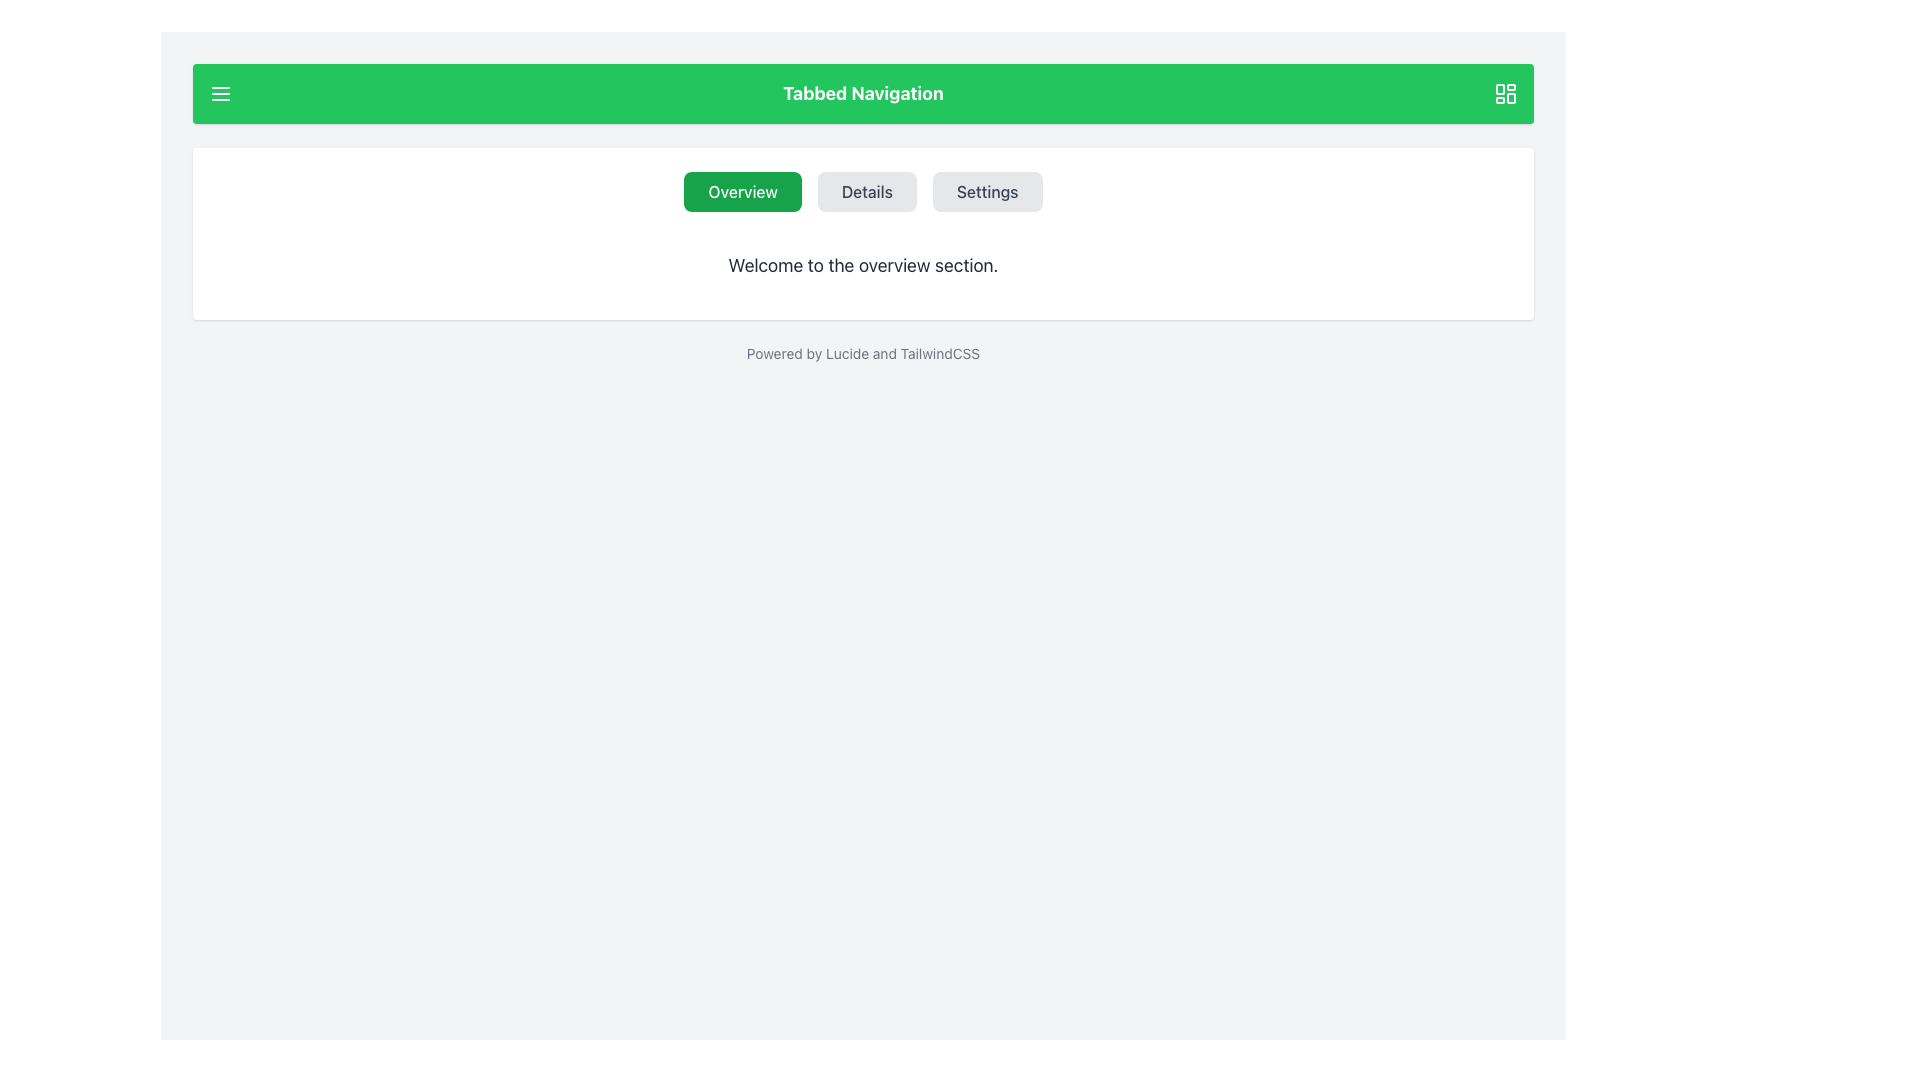  Describe the element at coordinates (987, 192) in the screenshot. I see `the 'Settings' button, which is a rectangular button with rounded corners, light gray background, and dark gray text` at that location.